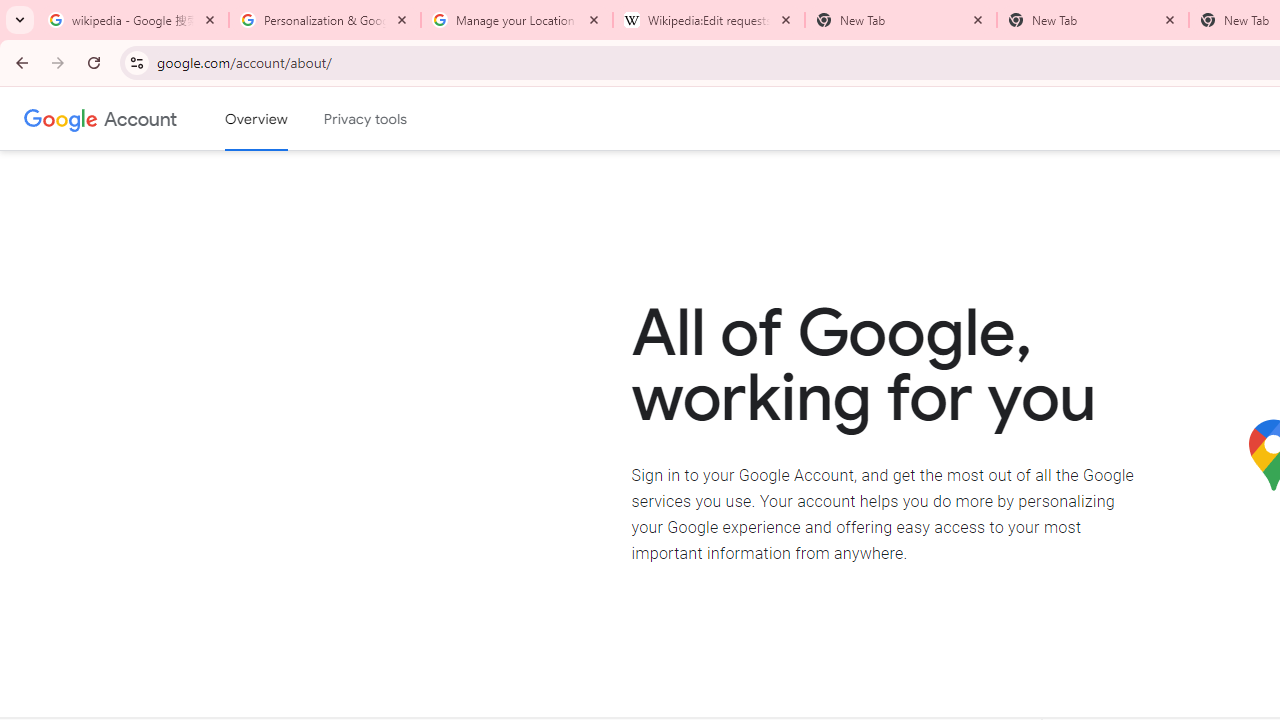  Describe the element at coordinates (1092, 20) in the screenshot. I see `'New Tab'` at that location.